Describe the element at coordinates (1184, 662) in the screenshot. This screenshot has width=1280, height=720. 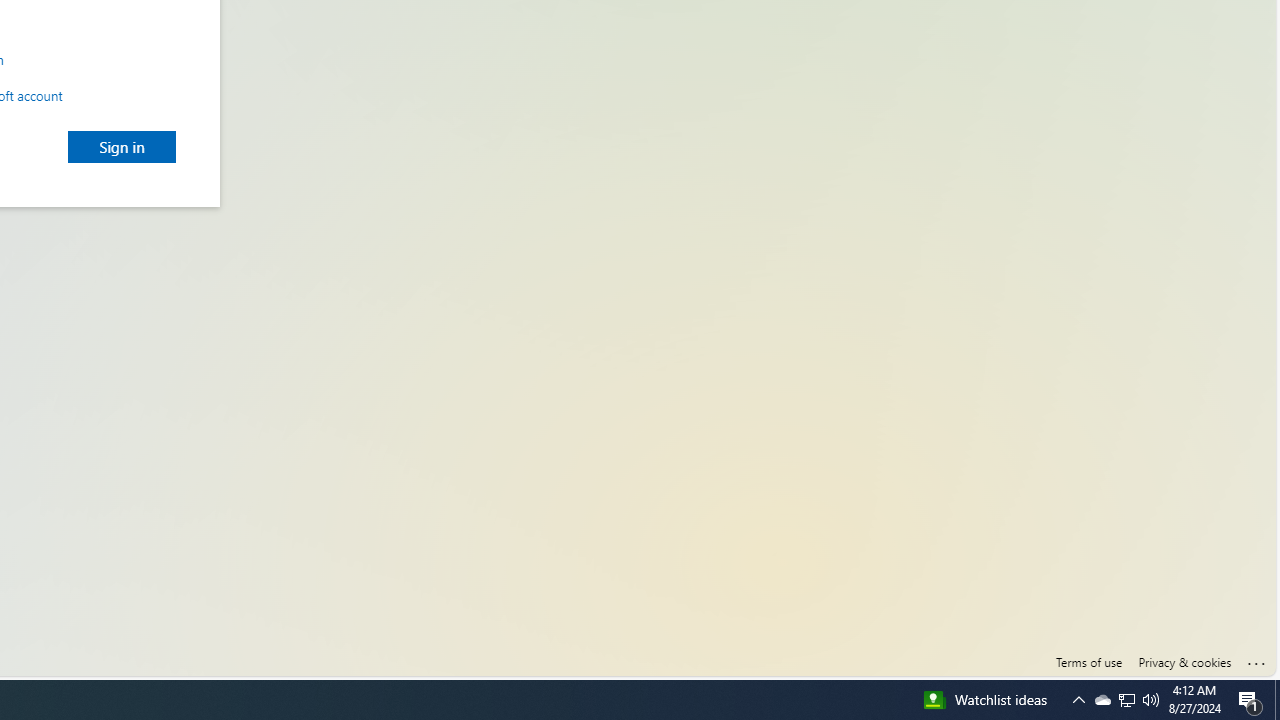
I see `'Privacy & cookies'` at that location.